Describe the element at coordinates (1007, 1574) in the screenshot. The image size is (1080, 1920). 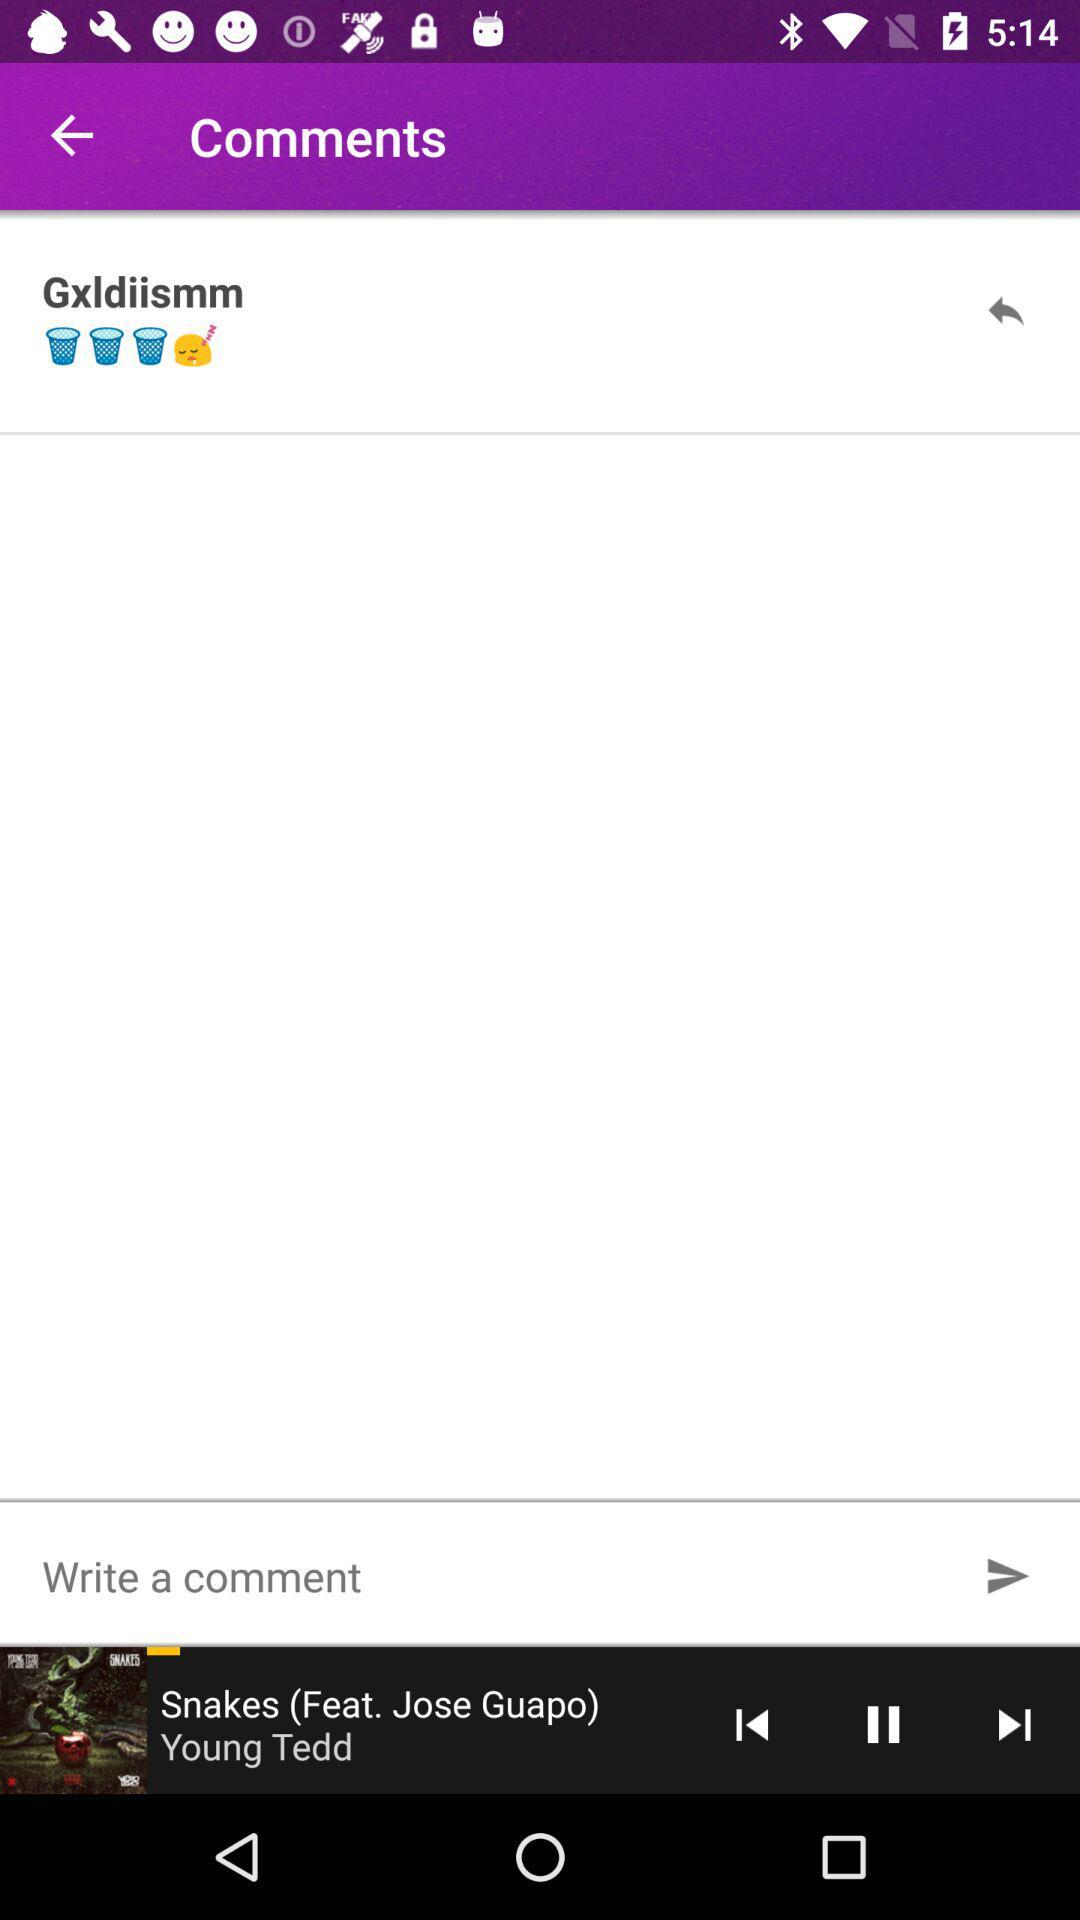
I see `the send icon` at that location.